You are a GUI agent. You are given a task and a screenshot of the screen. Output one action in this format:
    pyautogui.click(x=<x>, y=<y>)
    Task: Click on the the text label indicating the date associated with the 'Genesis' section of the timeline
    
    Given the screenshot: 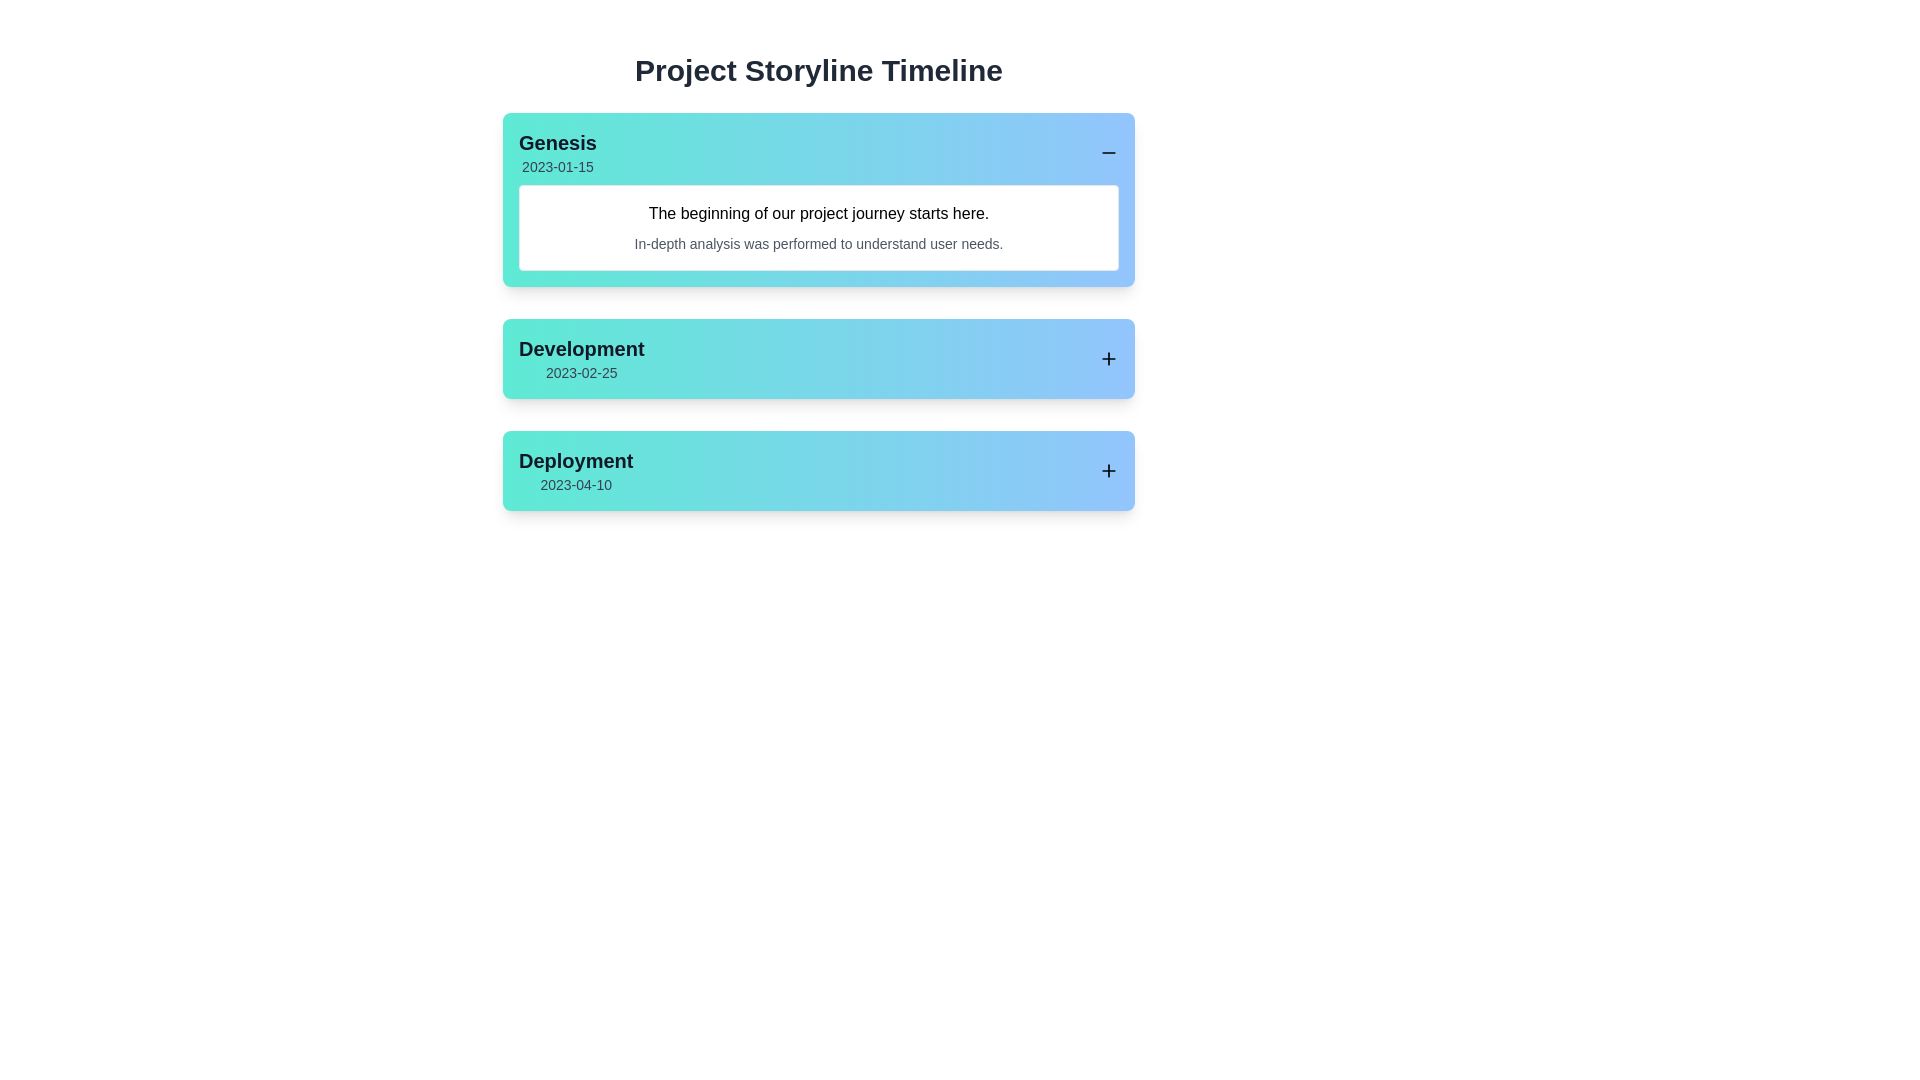 What is the action you would take?
    pyautogui.click(x=557, y=165)
    